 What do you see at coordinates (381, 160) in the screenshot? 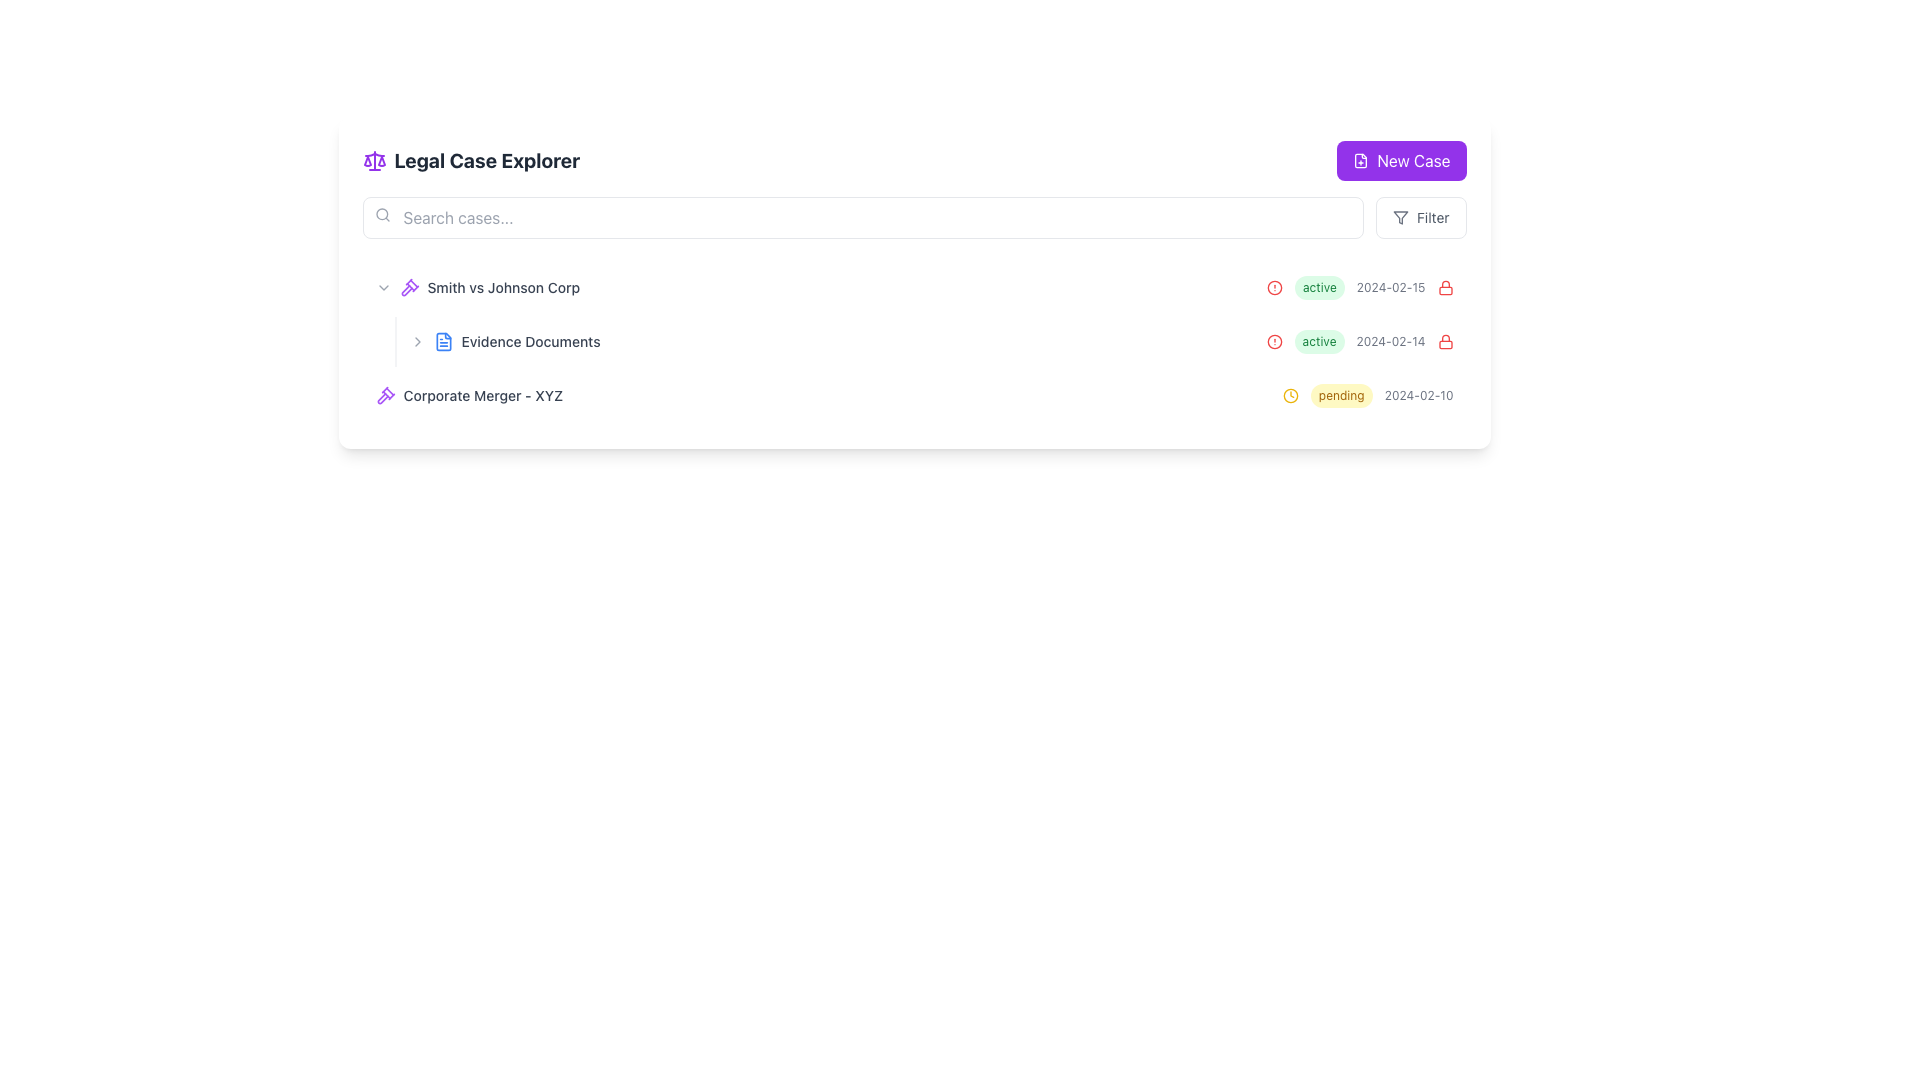
I see `the decorative justice scale icon, which is represented as the right triangle of the icon located at the leftmost side of the main navigation bar in the Legal Case Explorer application` at bounding box center [381, 160].